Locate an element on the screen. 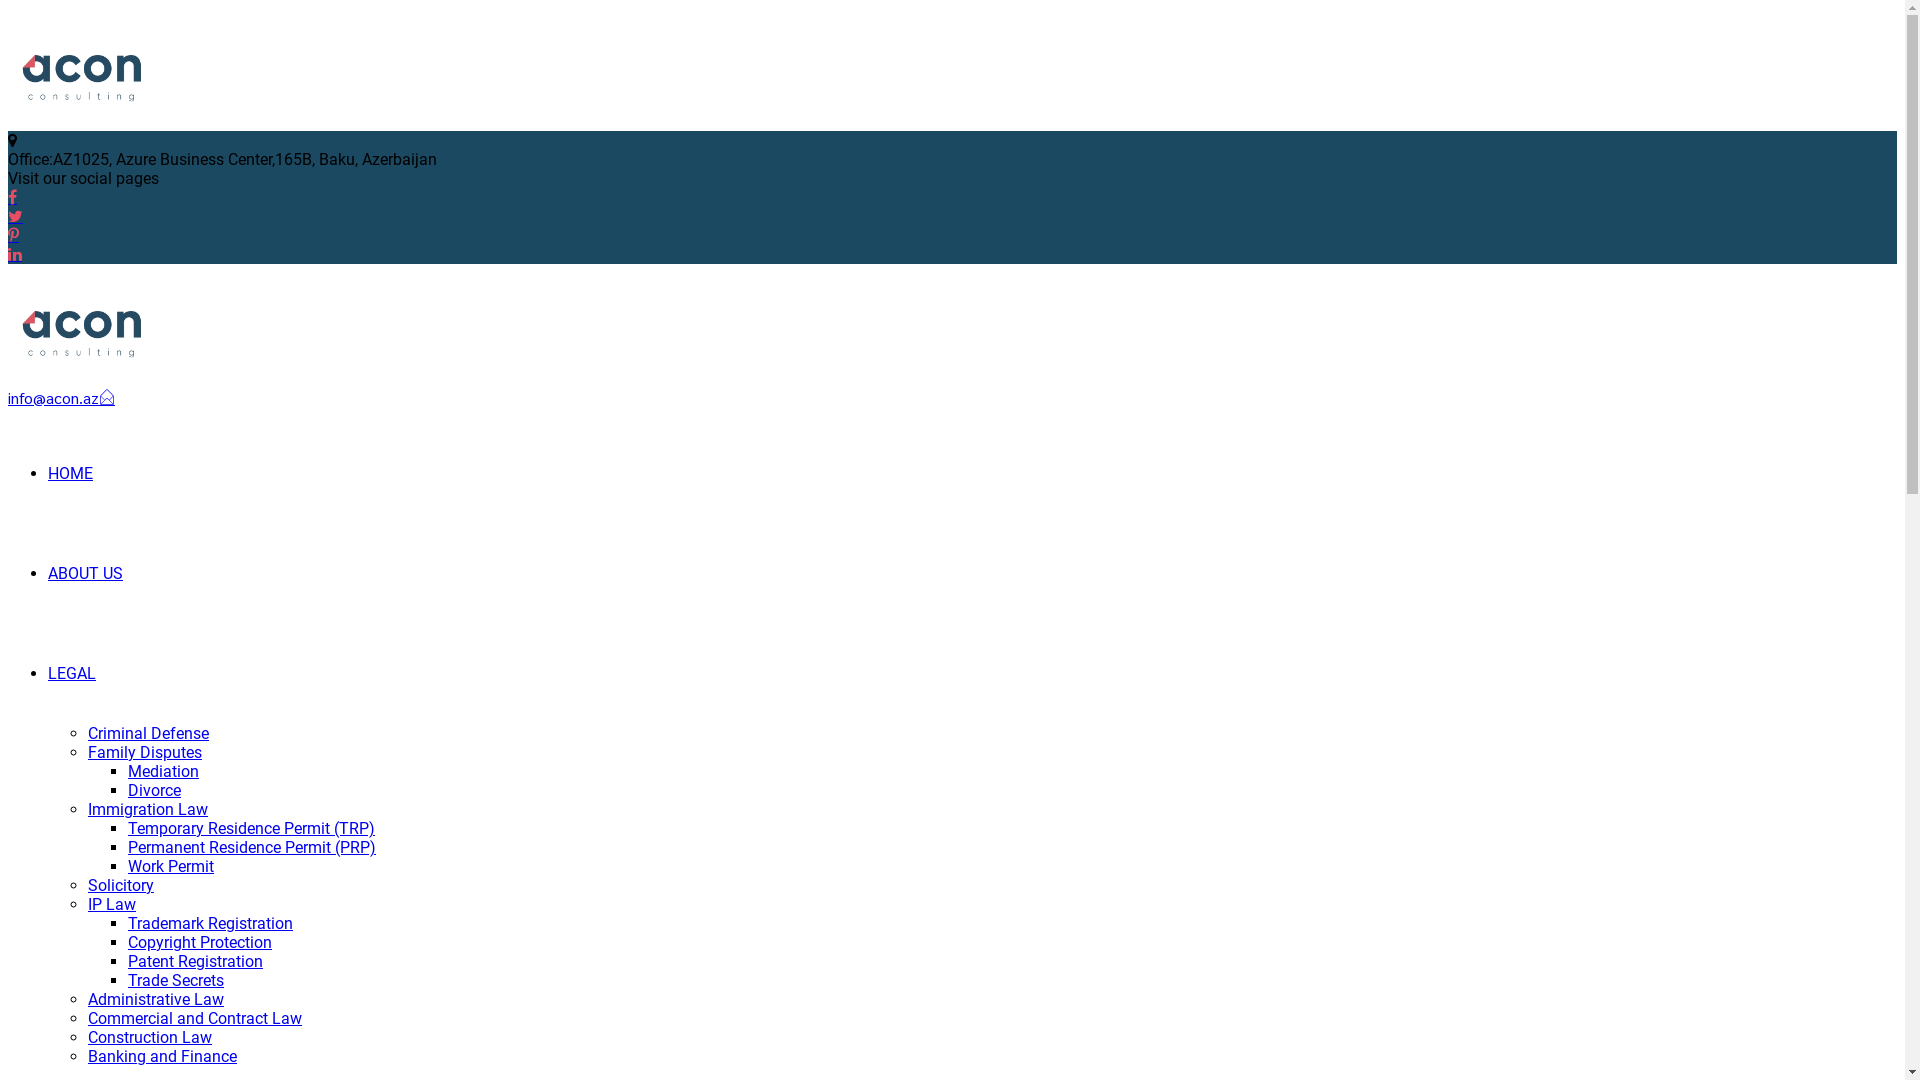 The width and height of the screenshot is (1920, 1080). 'Commercial and Contract Law' is located at coordinates (195, 1018).